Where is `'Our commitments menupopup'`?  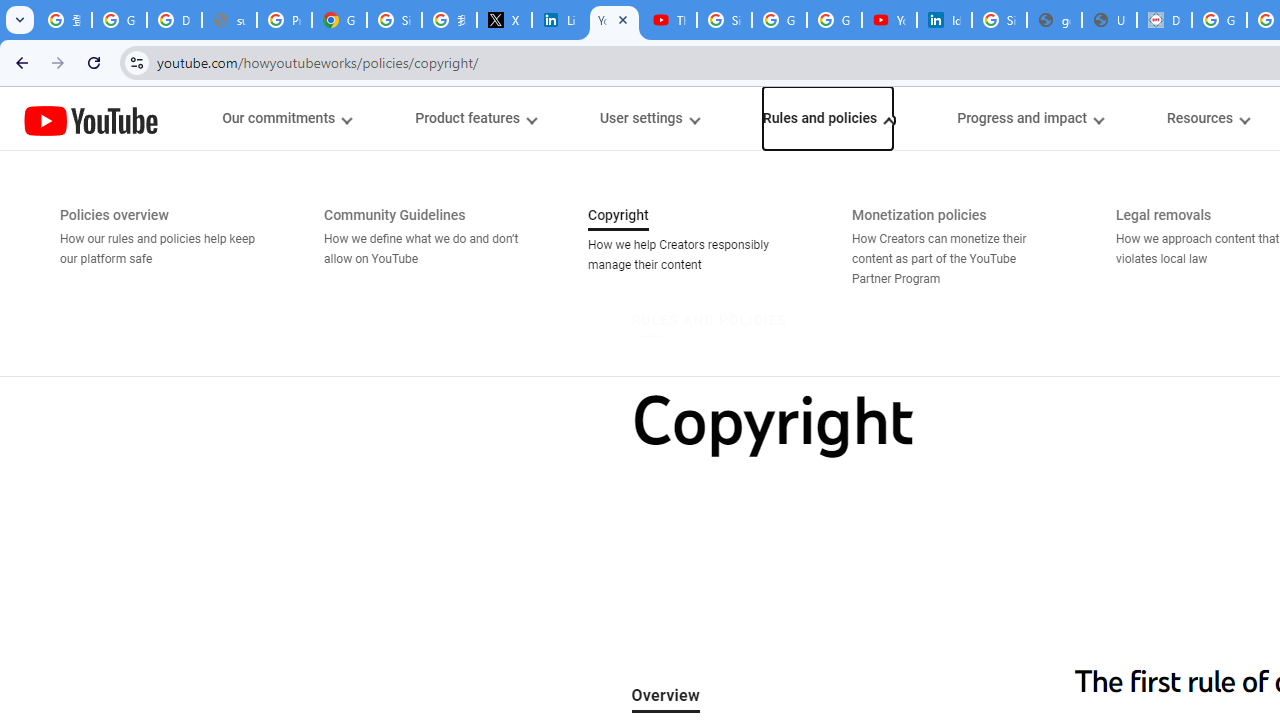
'Our commitments menupopup' is located at coordinates (285, 118).